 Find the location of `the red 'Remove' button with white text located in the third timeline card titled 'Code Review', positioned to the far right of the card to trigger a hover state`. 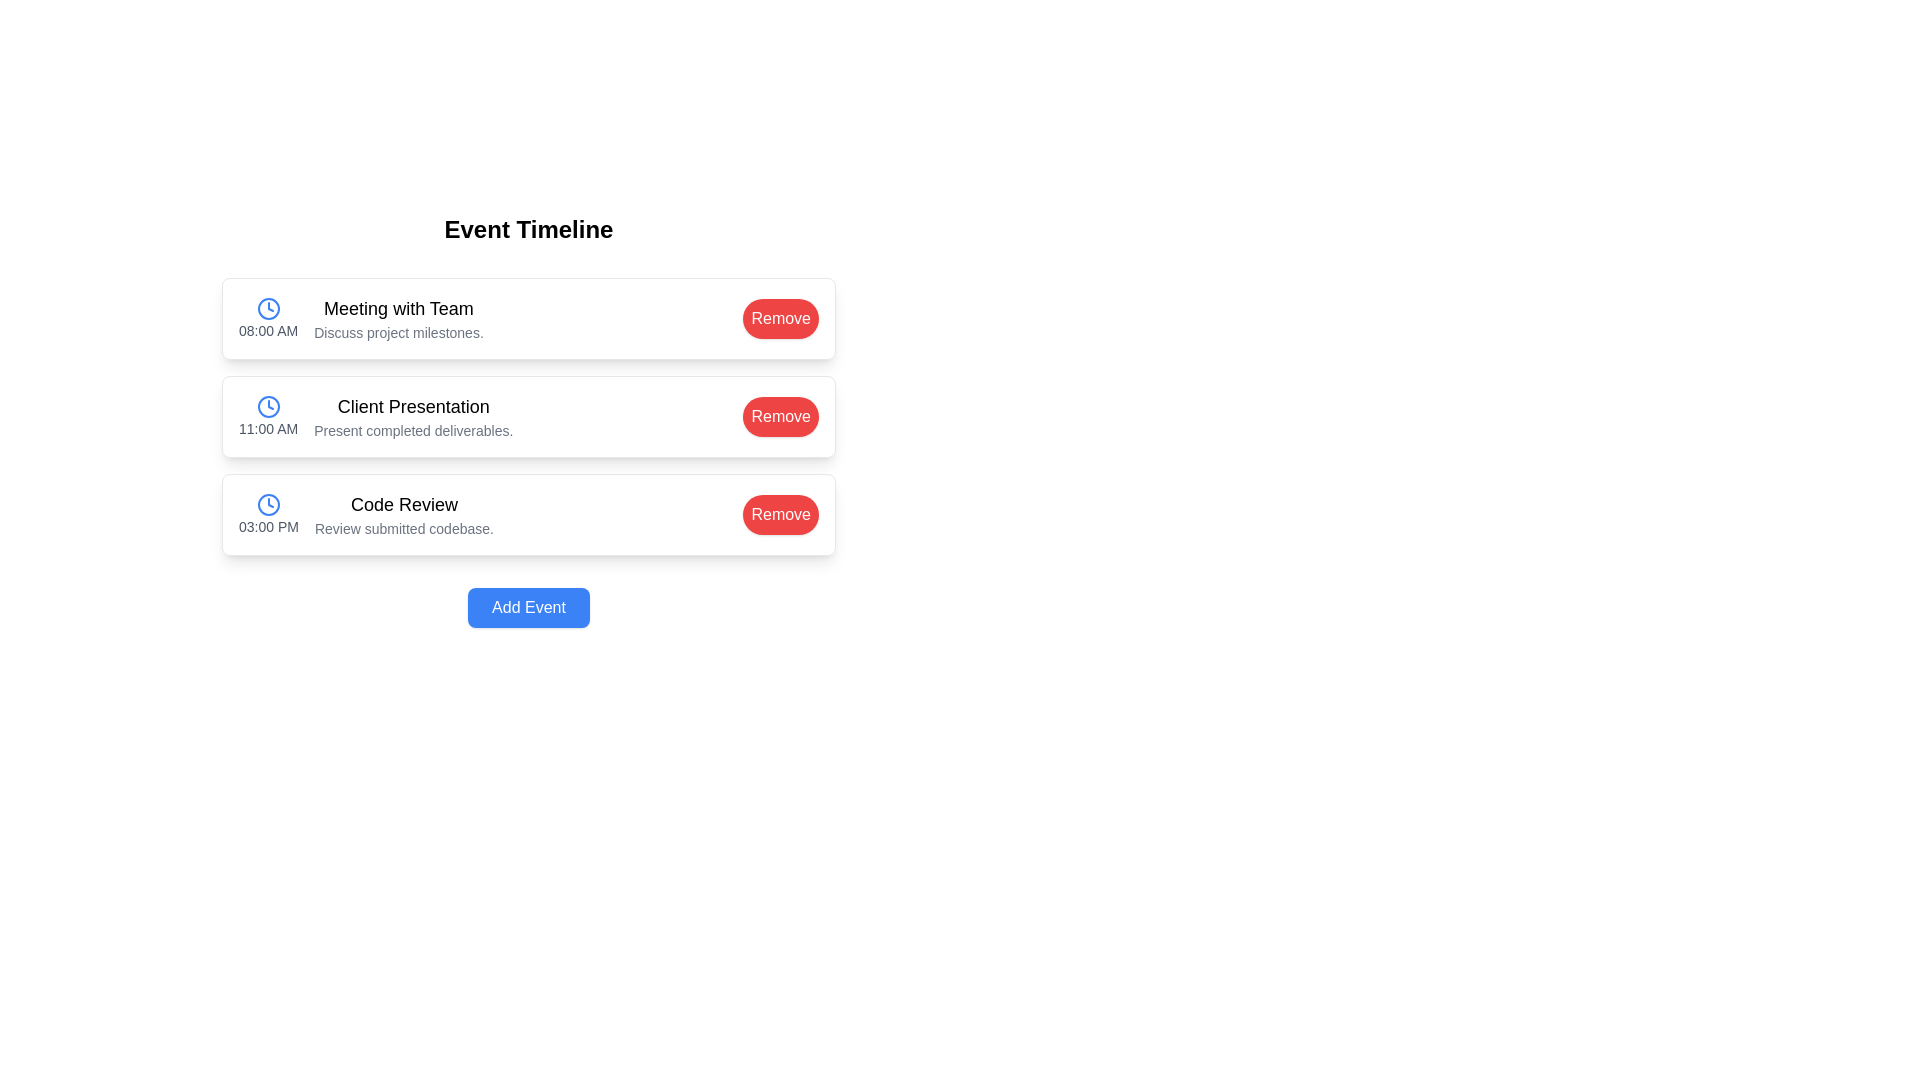

the red 'Remove' button with white text located in the third timeline card titled 'Code Review', positioned to the far right of the card to trigger a hover state is located at coordinates (780, 513).